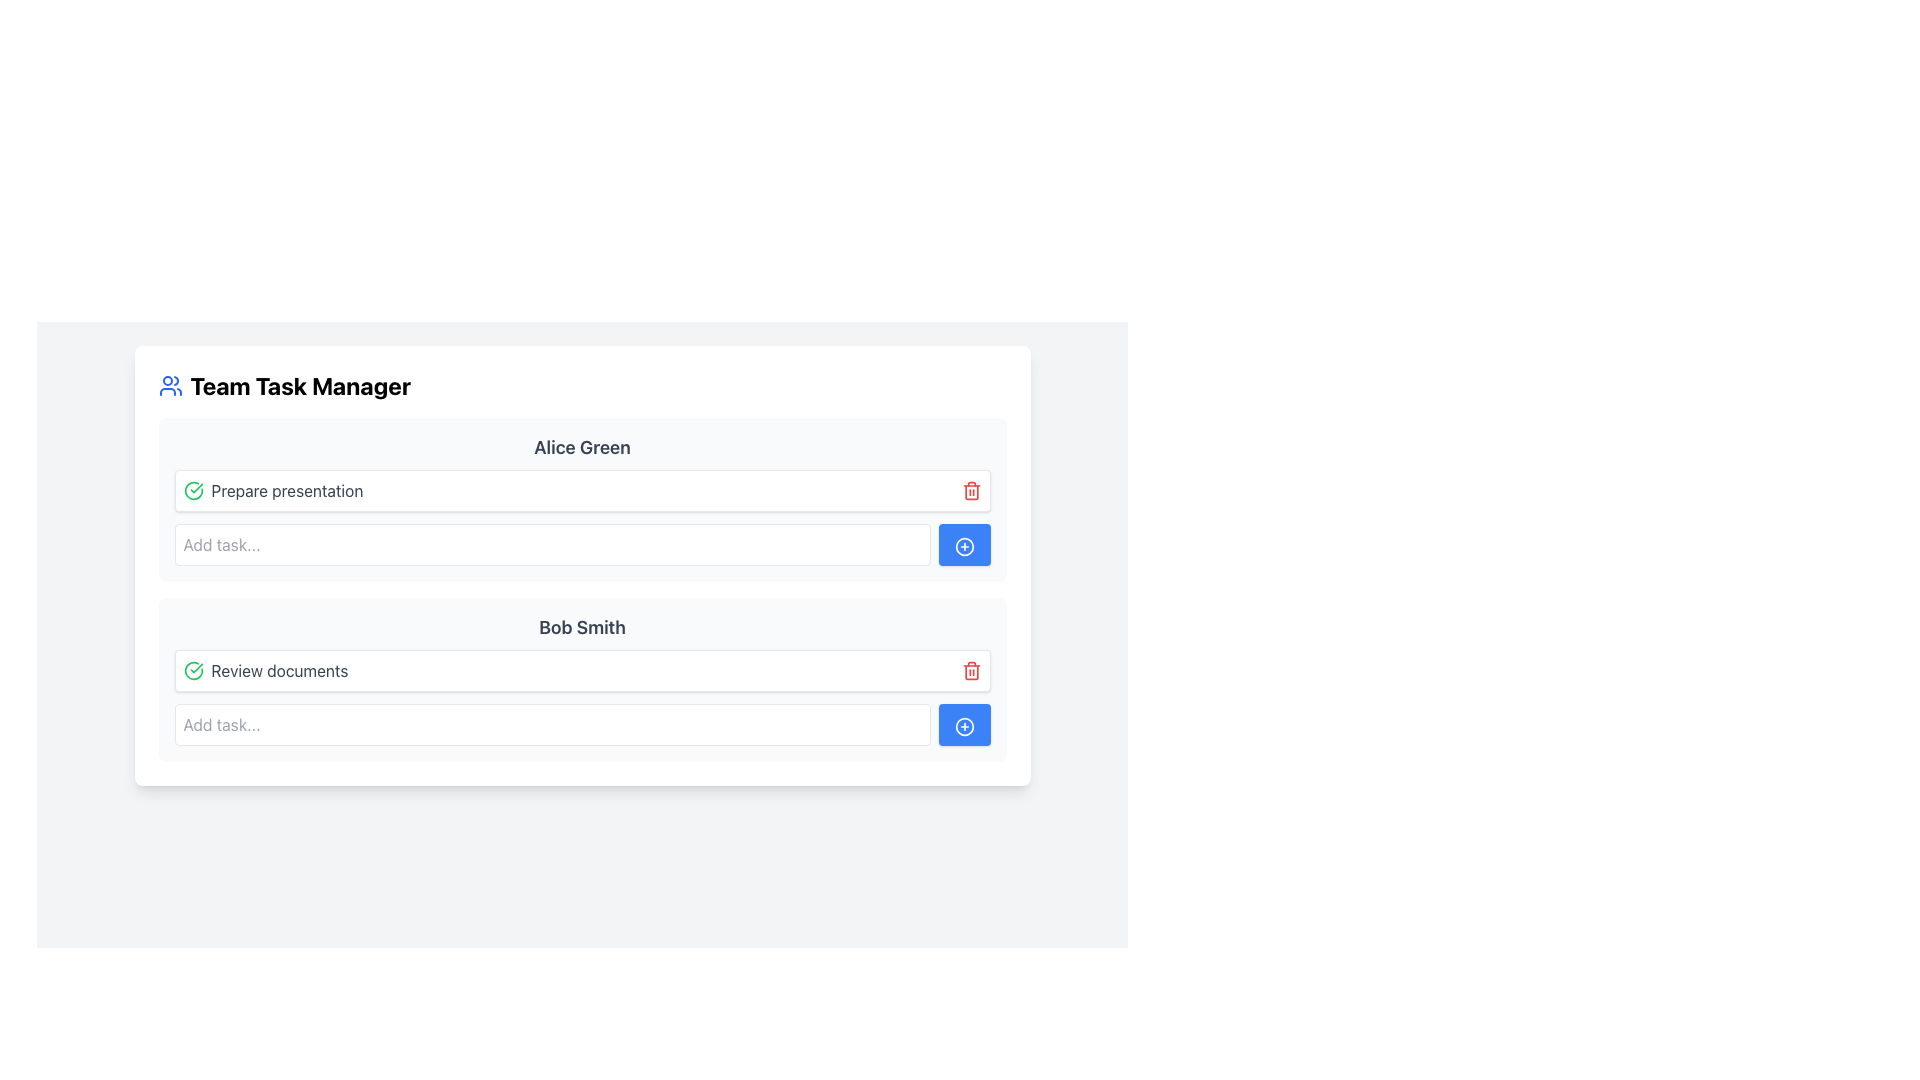 The image size is (1920, 1080). Describe the element at coordinates (971, 671) in the screenshot. I see `the red trash can icon button located on the rightmost side of the 'Review documents' task row to observe a change in shade` at that location.